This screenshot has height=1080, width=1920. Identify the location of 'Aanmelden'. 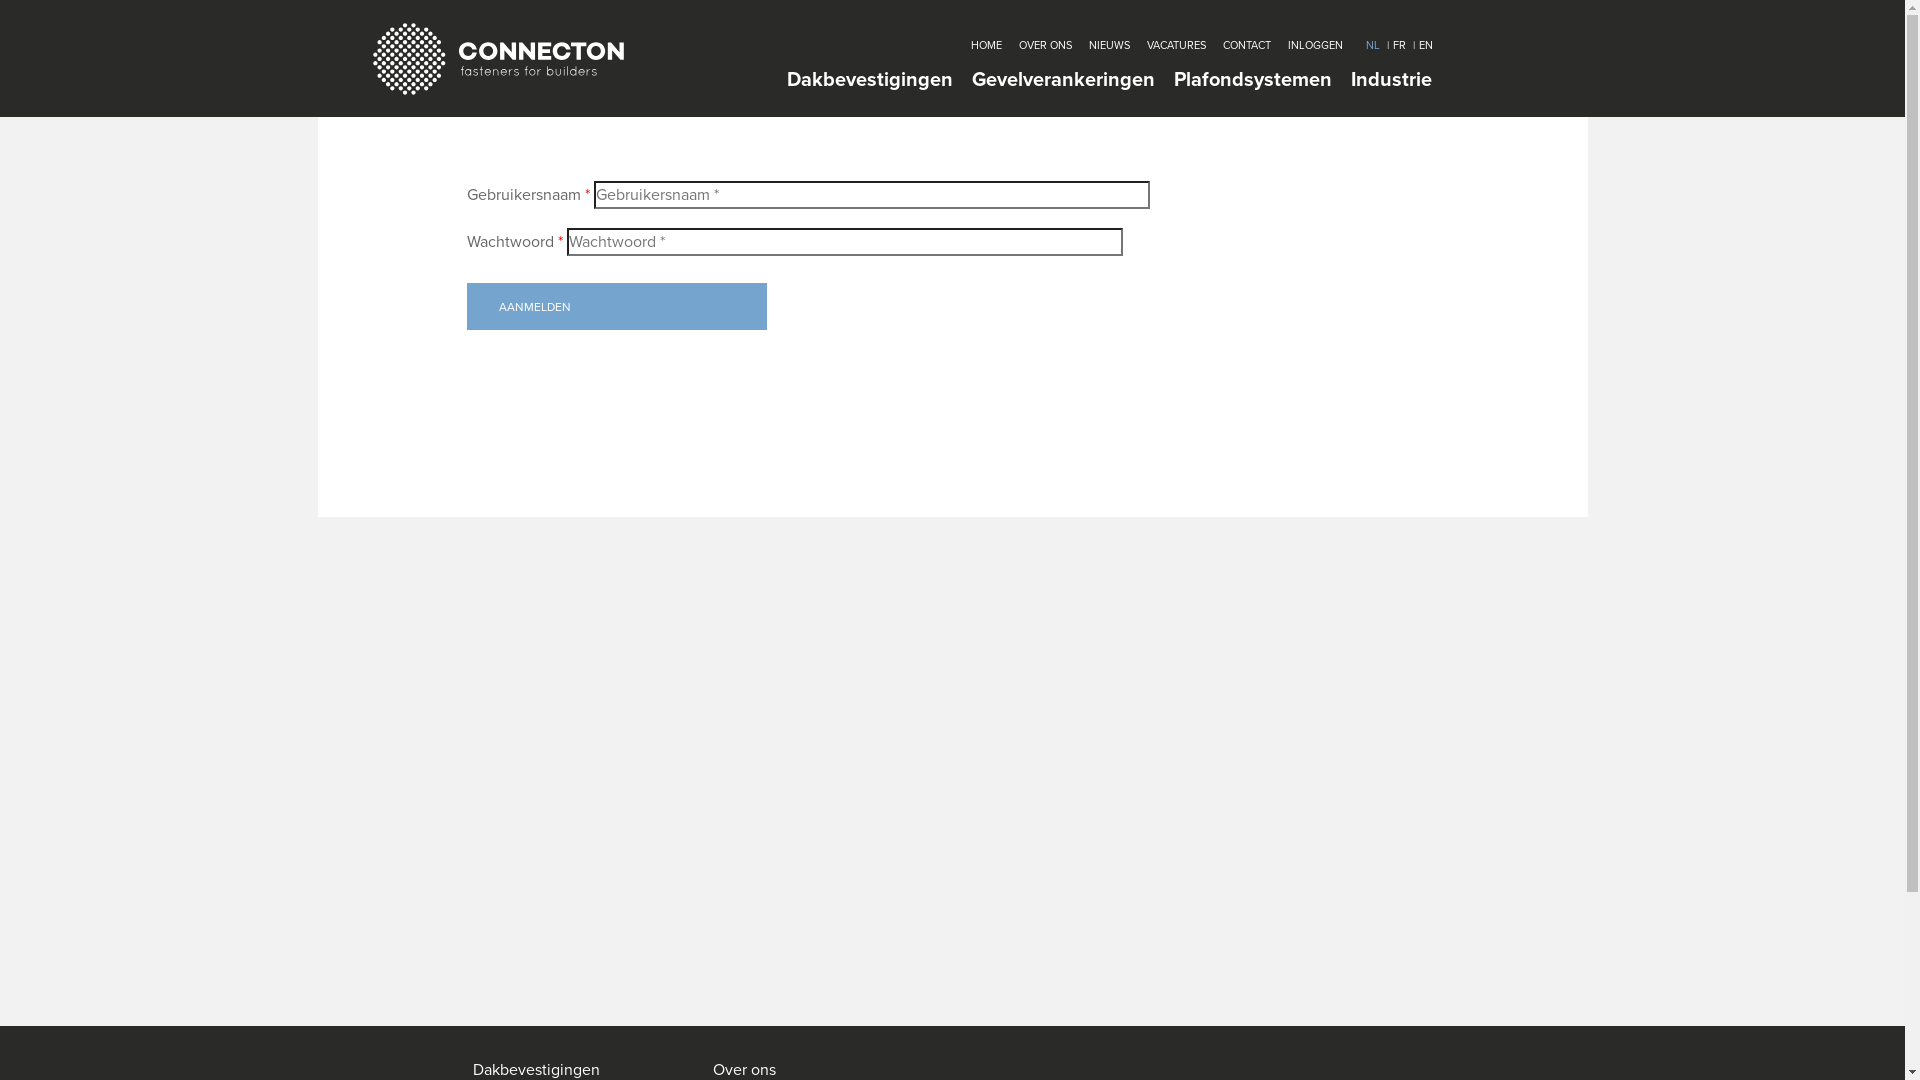
(614, 306).